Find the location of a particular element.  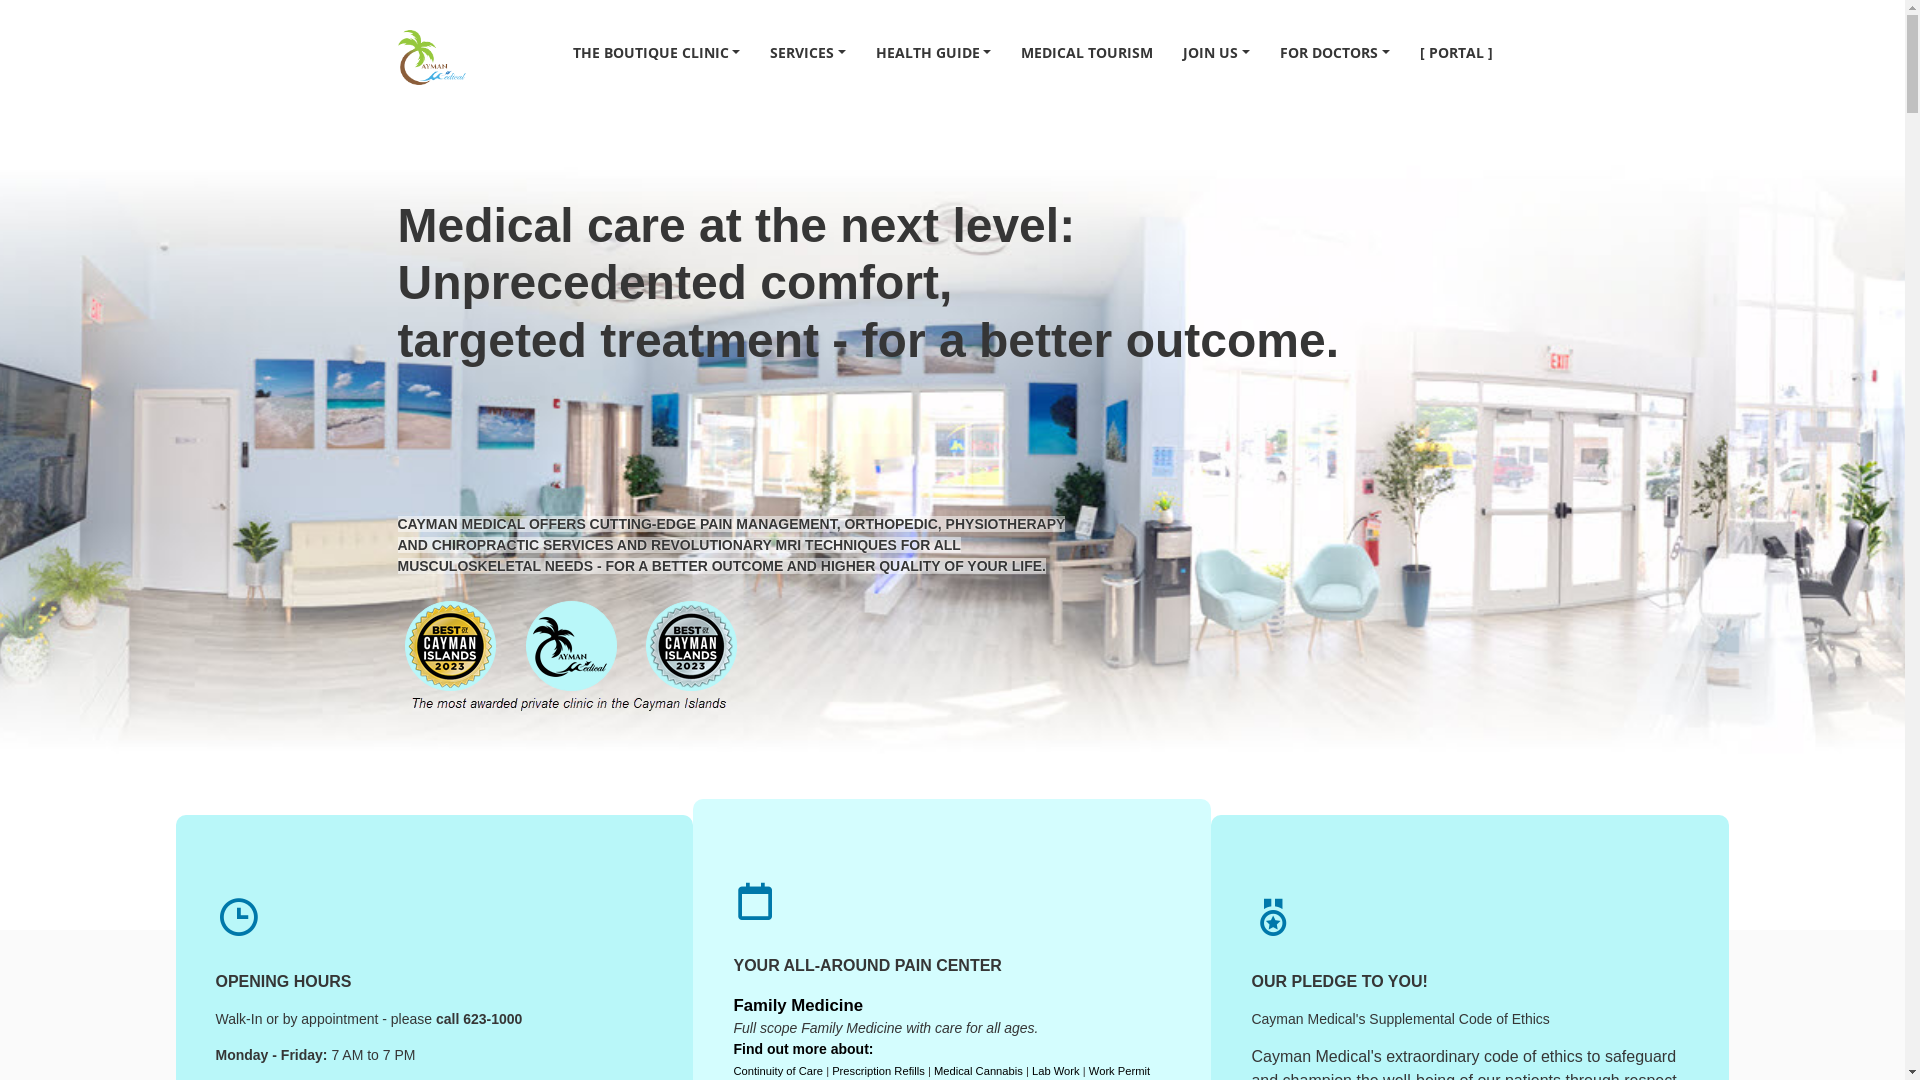

'[ PORTAL ]' is located at coordinates (1455, 51).